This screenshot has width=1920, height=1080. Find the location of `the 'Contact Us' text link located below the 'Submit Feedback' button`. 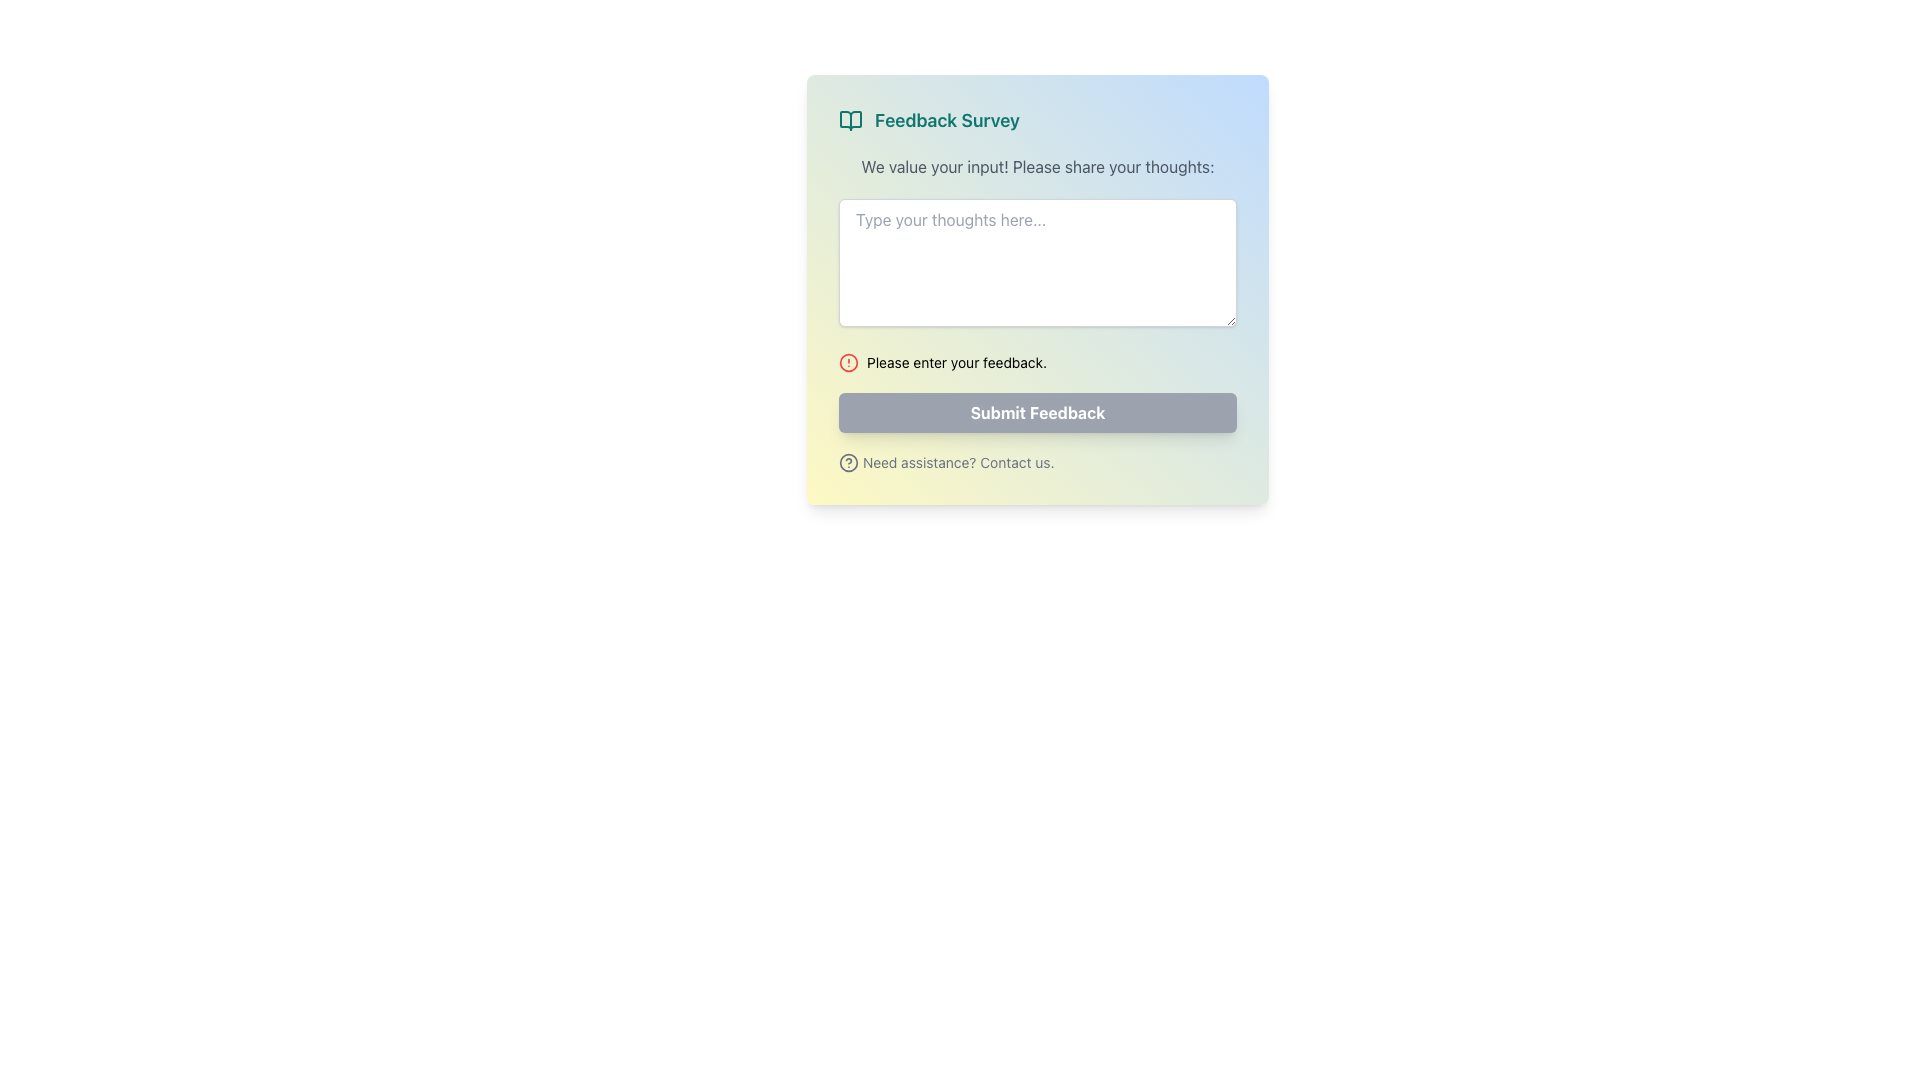

the 'Contact Us' text link located below the 'Submit Feedback' button is located at coordinates (1037, 462).